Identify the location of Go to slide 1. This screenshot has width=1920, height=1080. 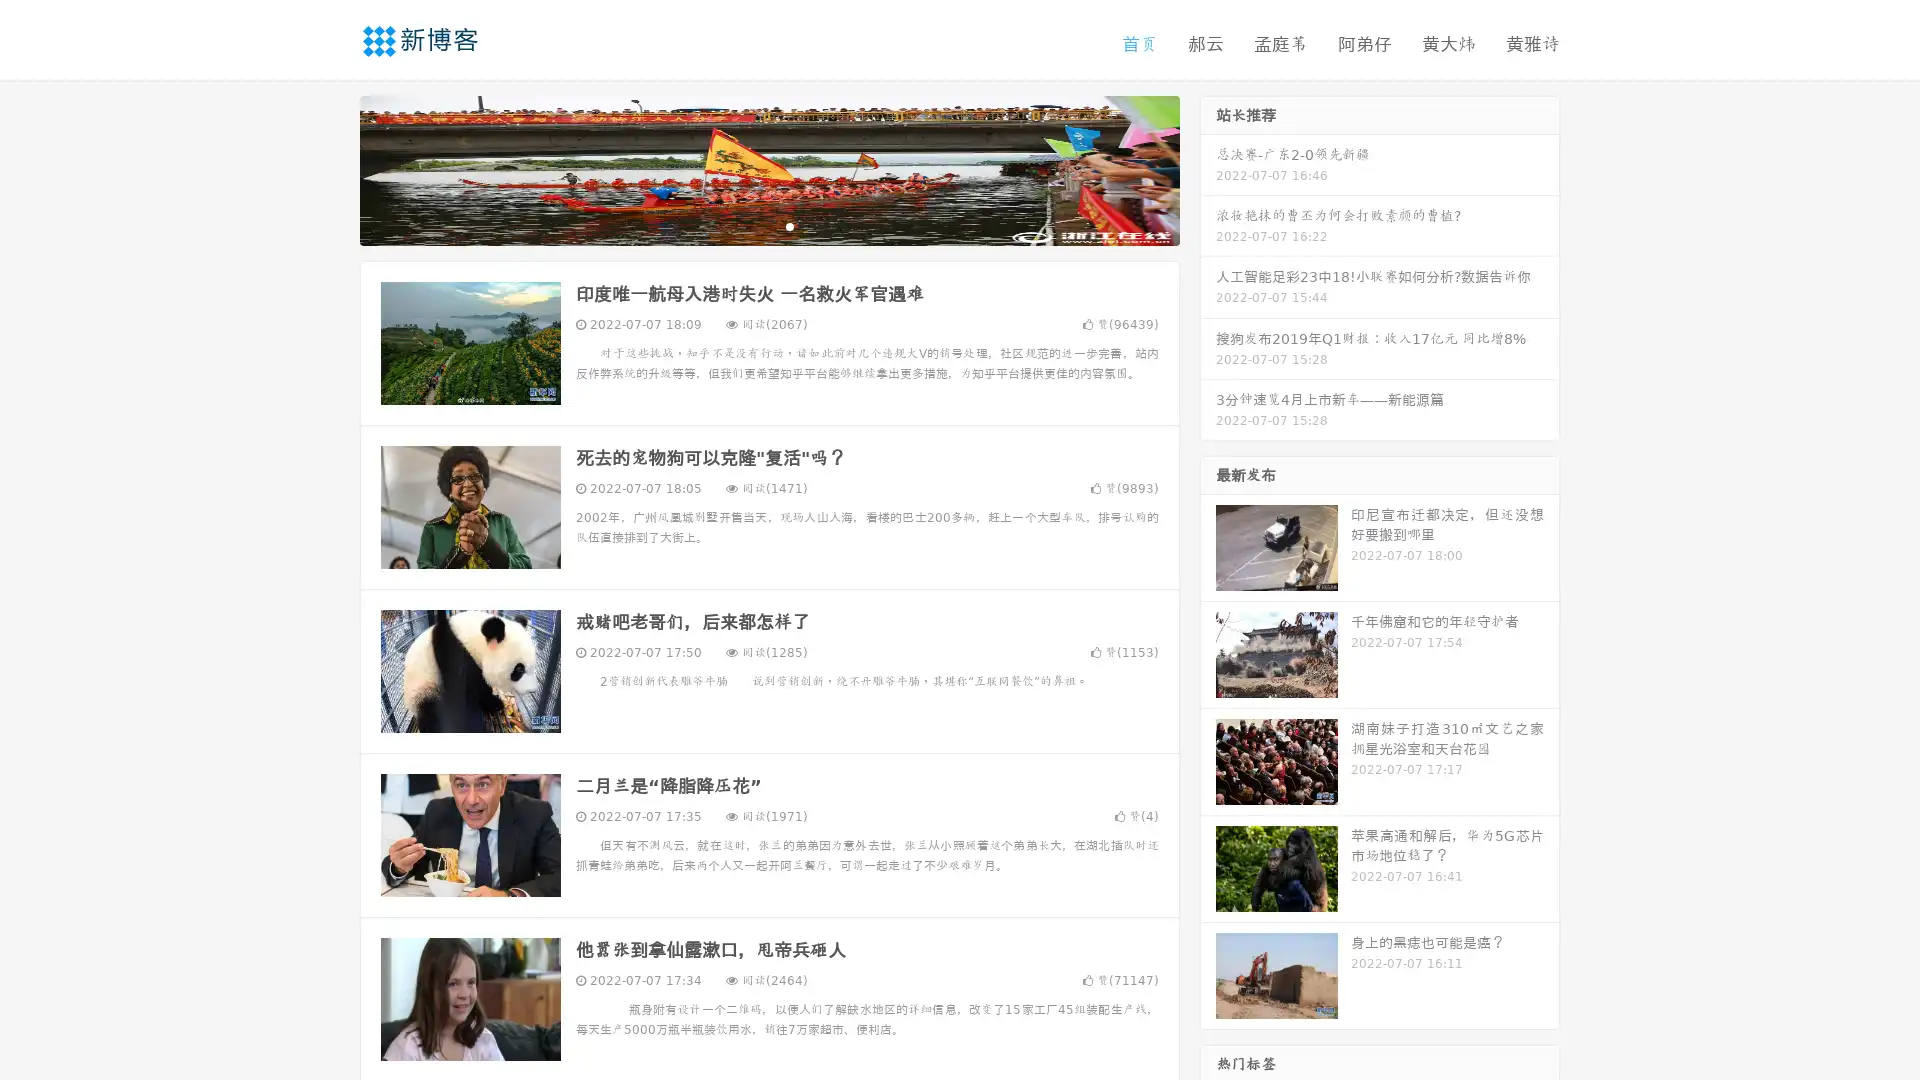
(748, 225).